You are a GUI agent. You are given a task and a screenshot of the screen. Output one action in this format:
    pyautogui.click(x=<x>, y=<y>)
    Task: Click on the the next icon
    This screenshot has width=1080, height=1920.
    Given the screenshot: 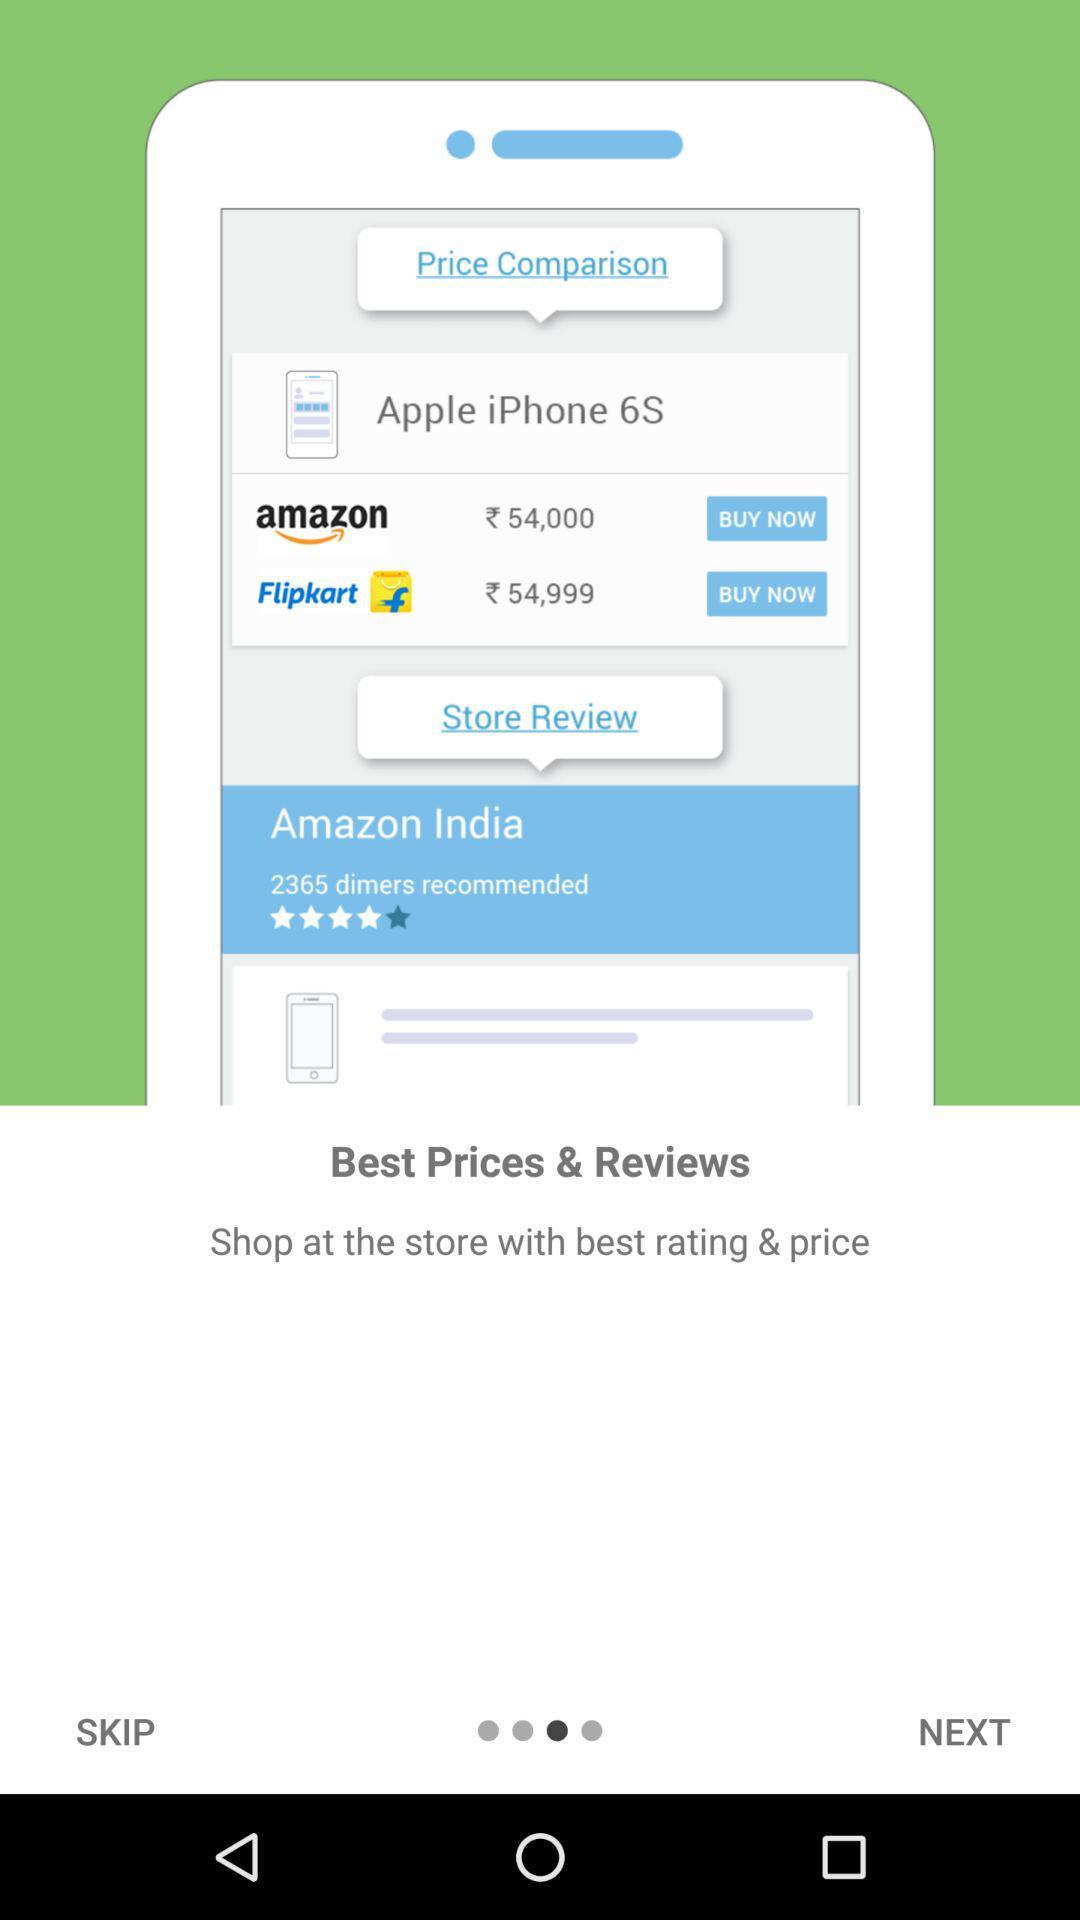 What is the action you would take?
    pyautogui.click(x=963, y=1730)
    